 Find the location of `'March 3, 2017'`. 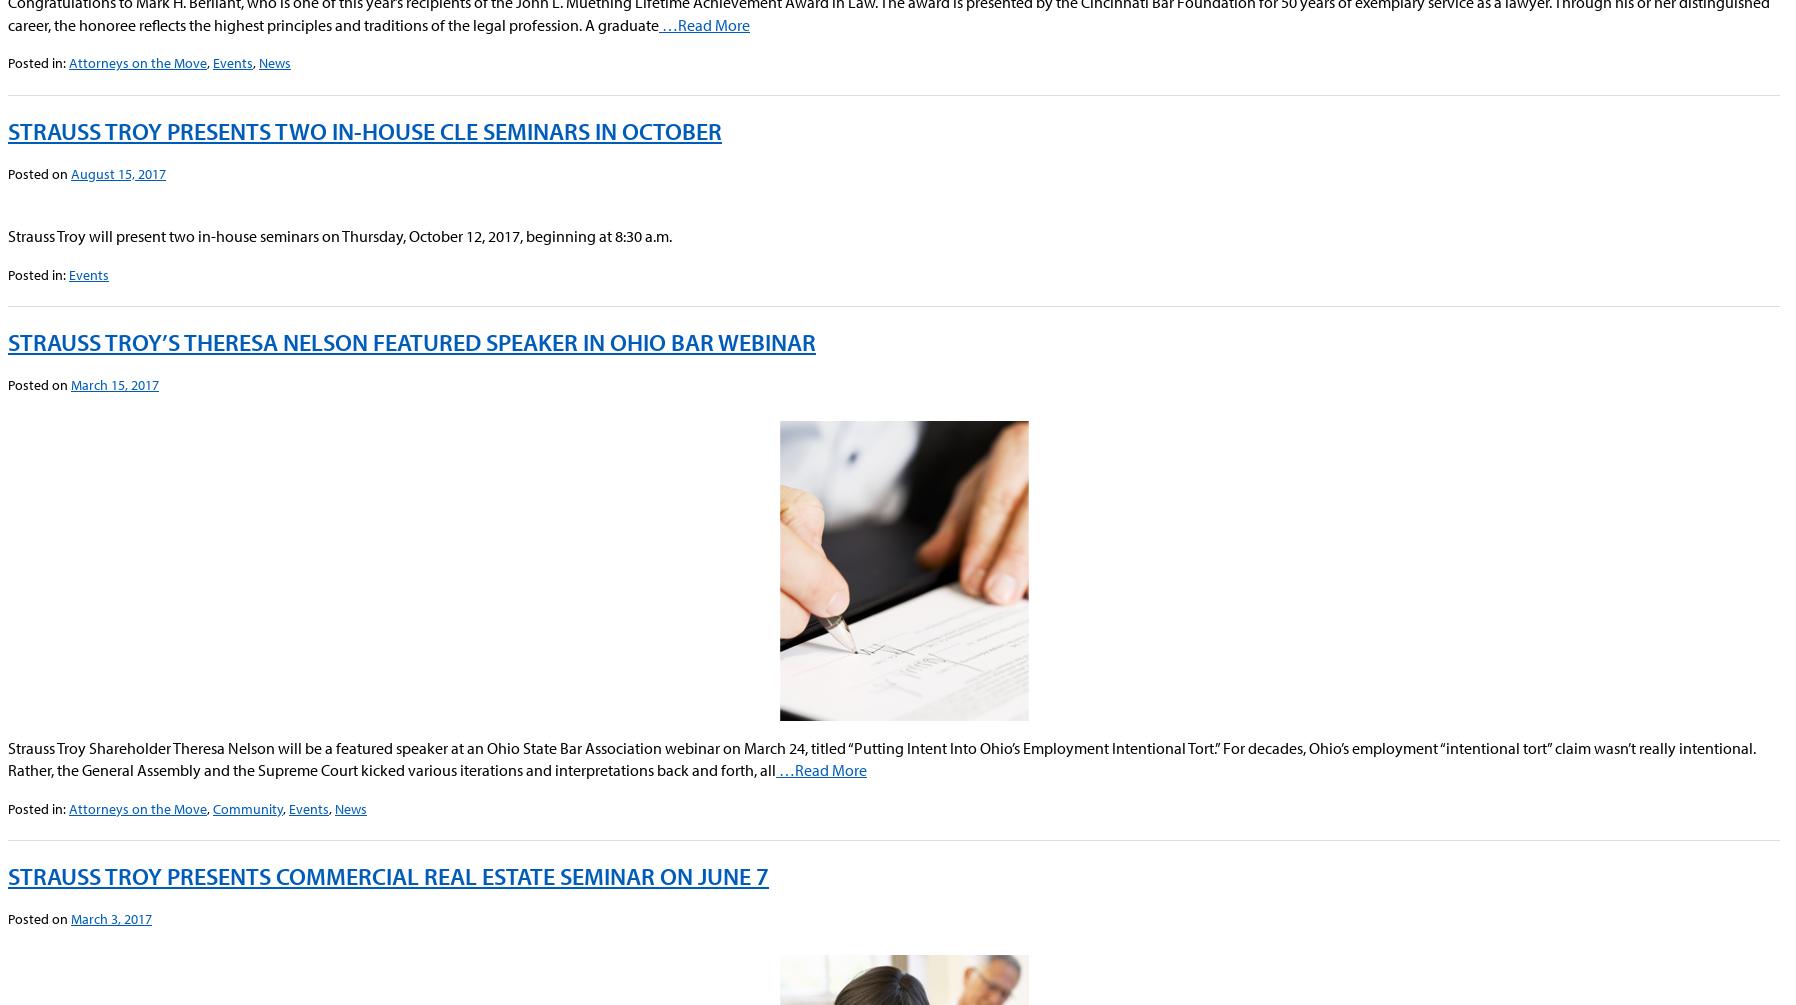

'March 3, 2017' is located at coordinates (110, 917).